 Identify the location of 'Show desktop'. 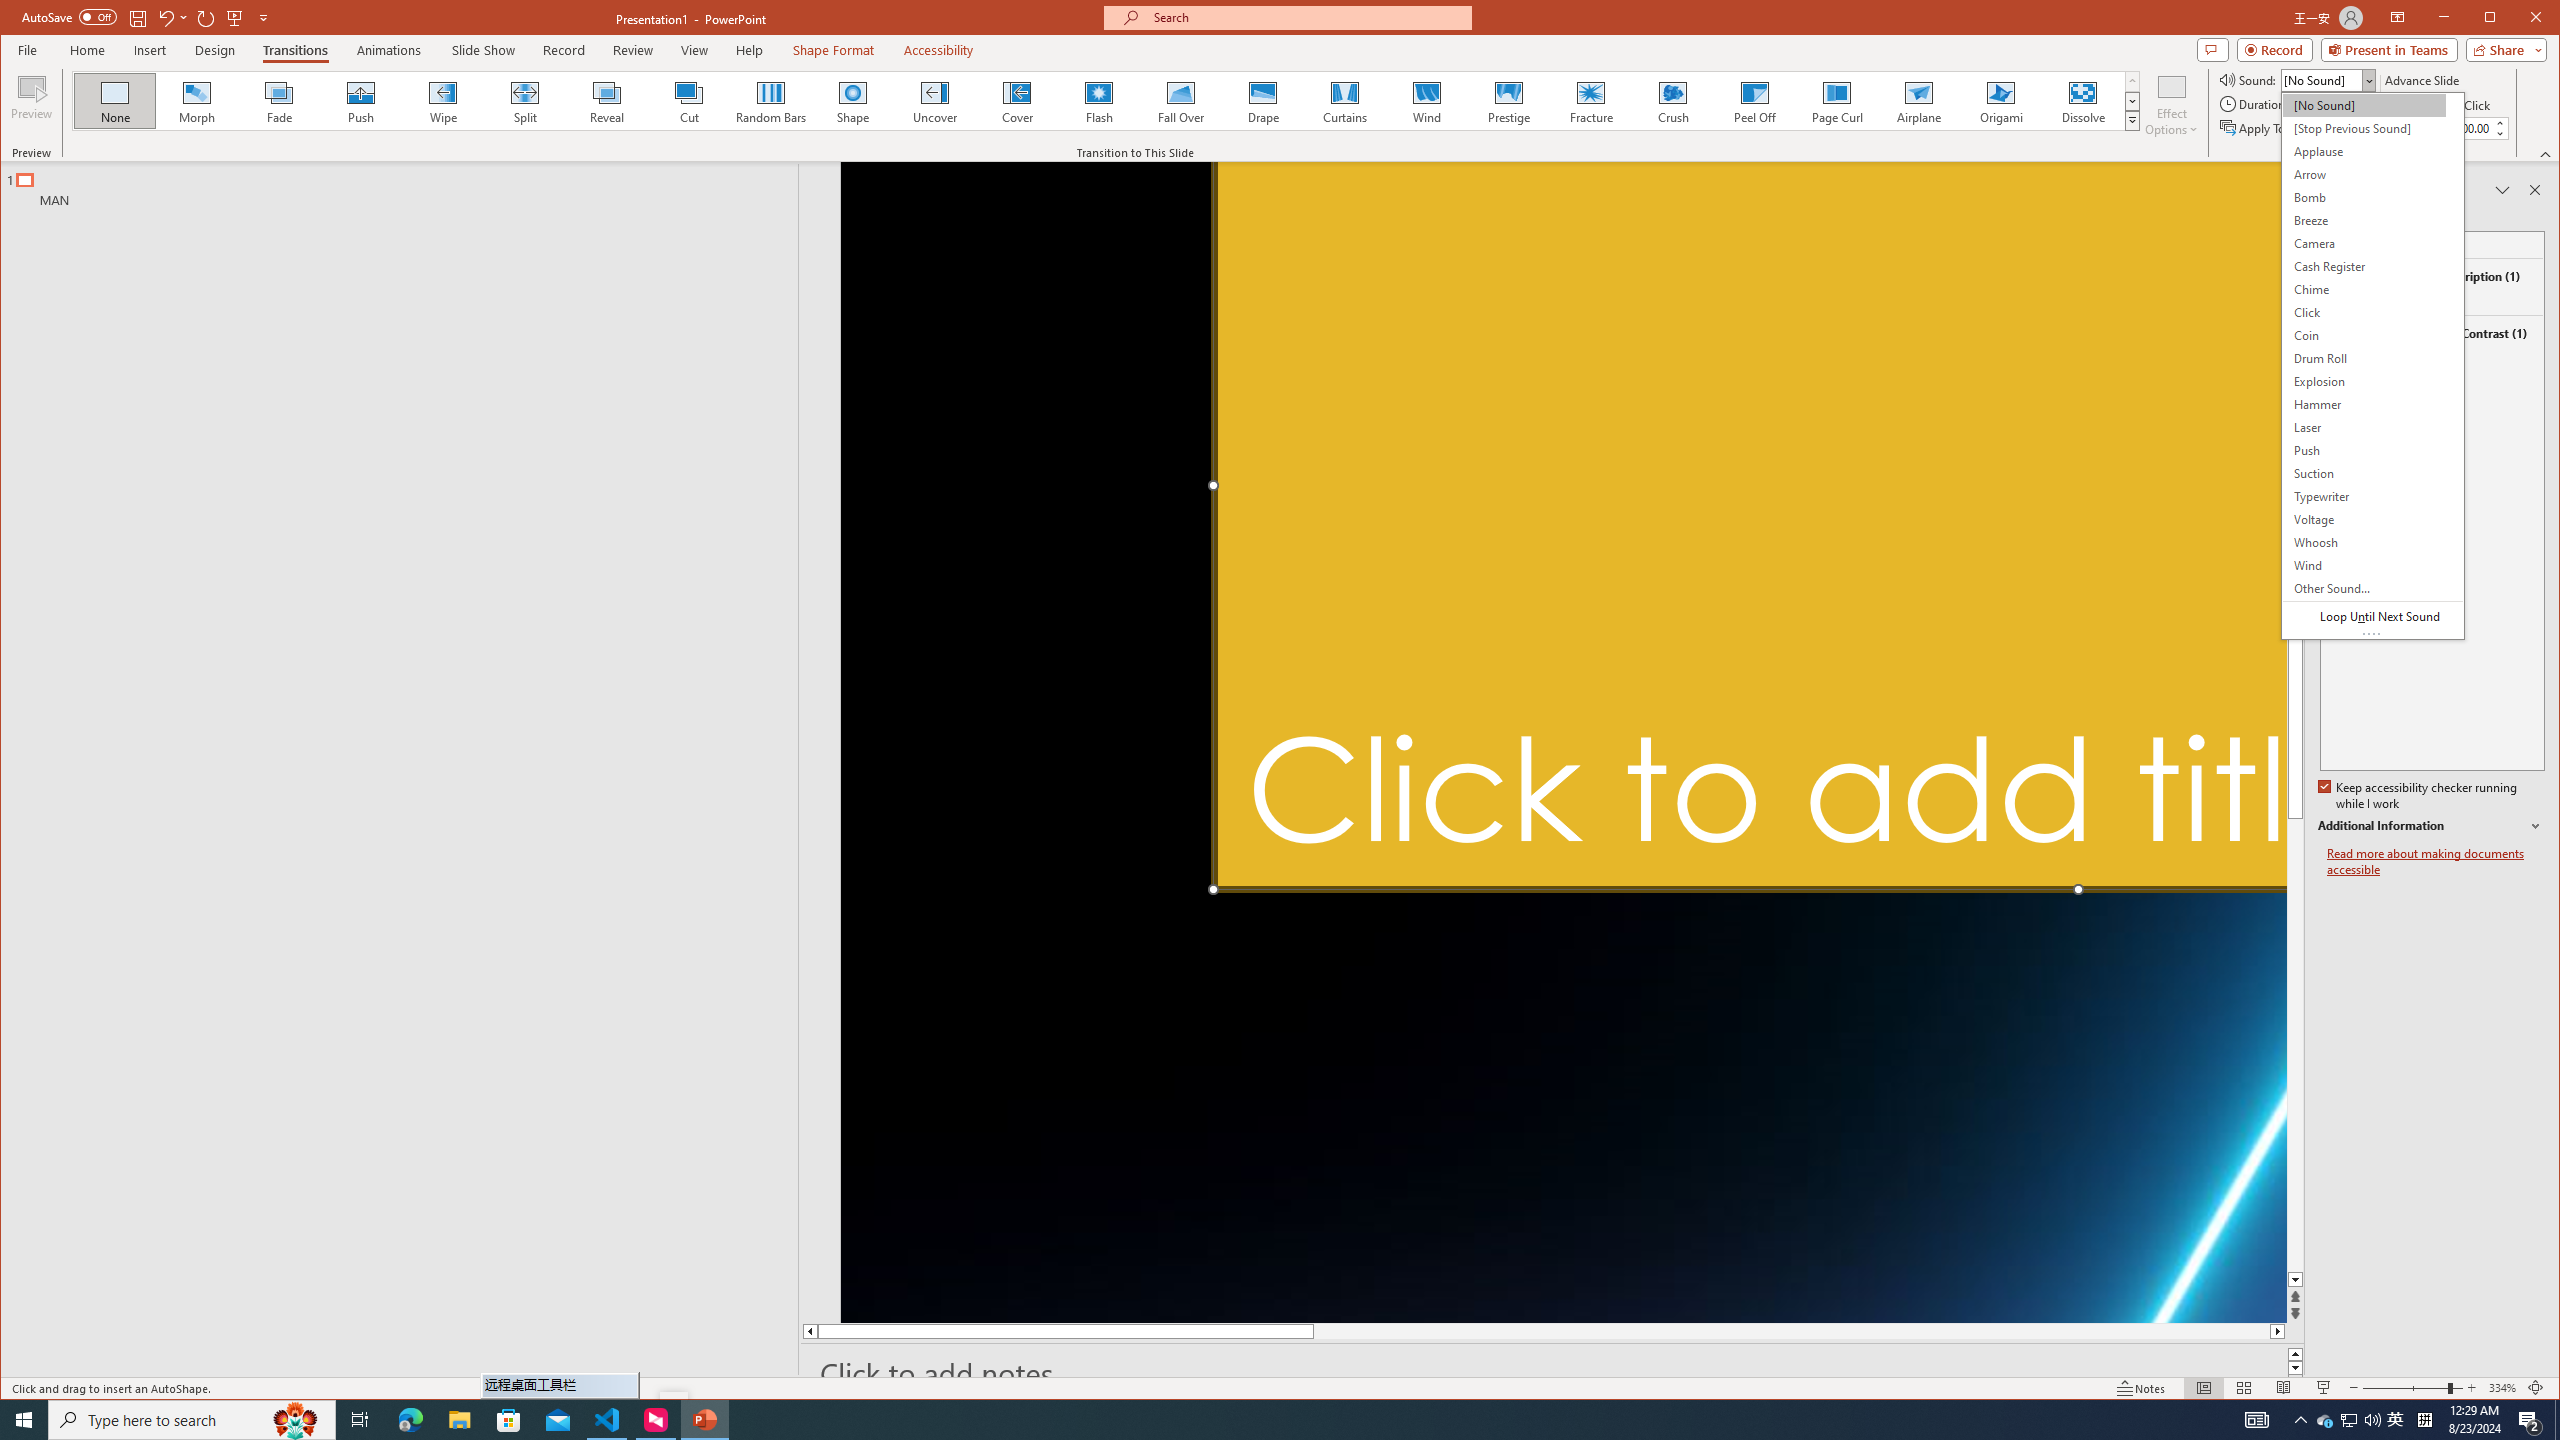
(2556, 1418).